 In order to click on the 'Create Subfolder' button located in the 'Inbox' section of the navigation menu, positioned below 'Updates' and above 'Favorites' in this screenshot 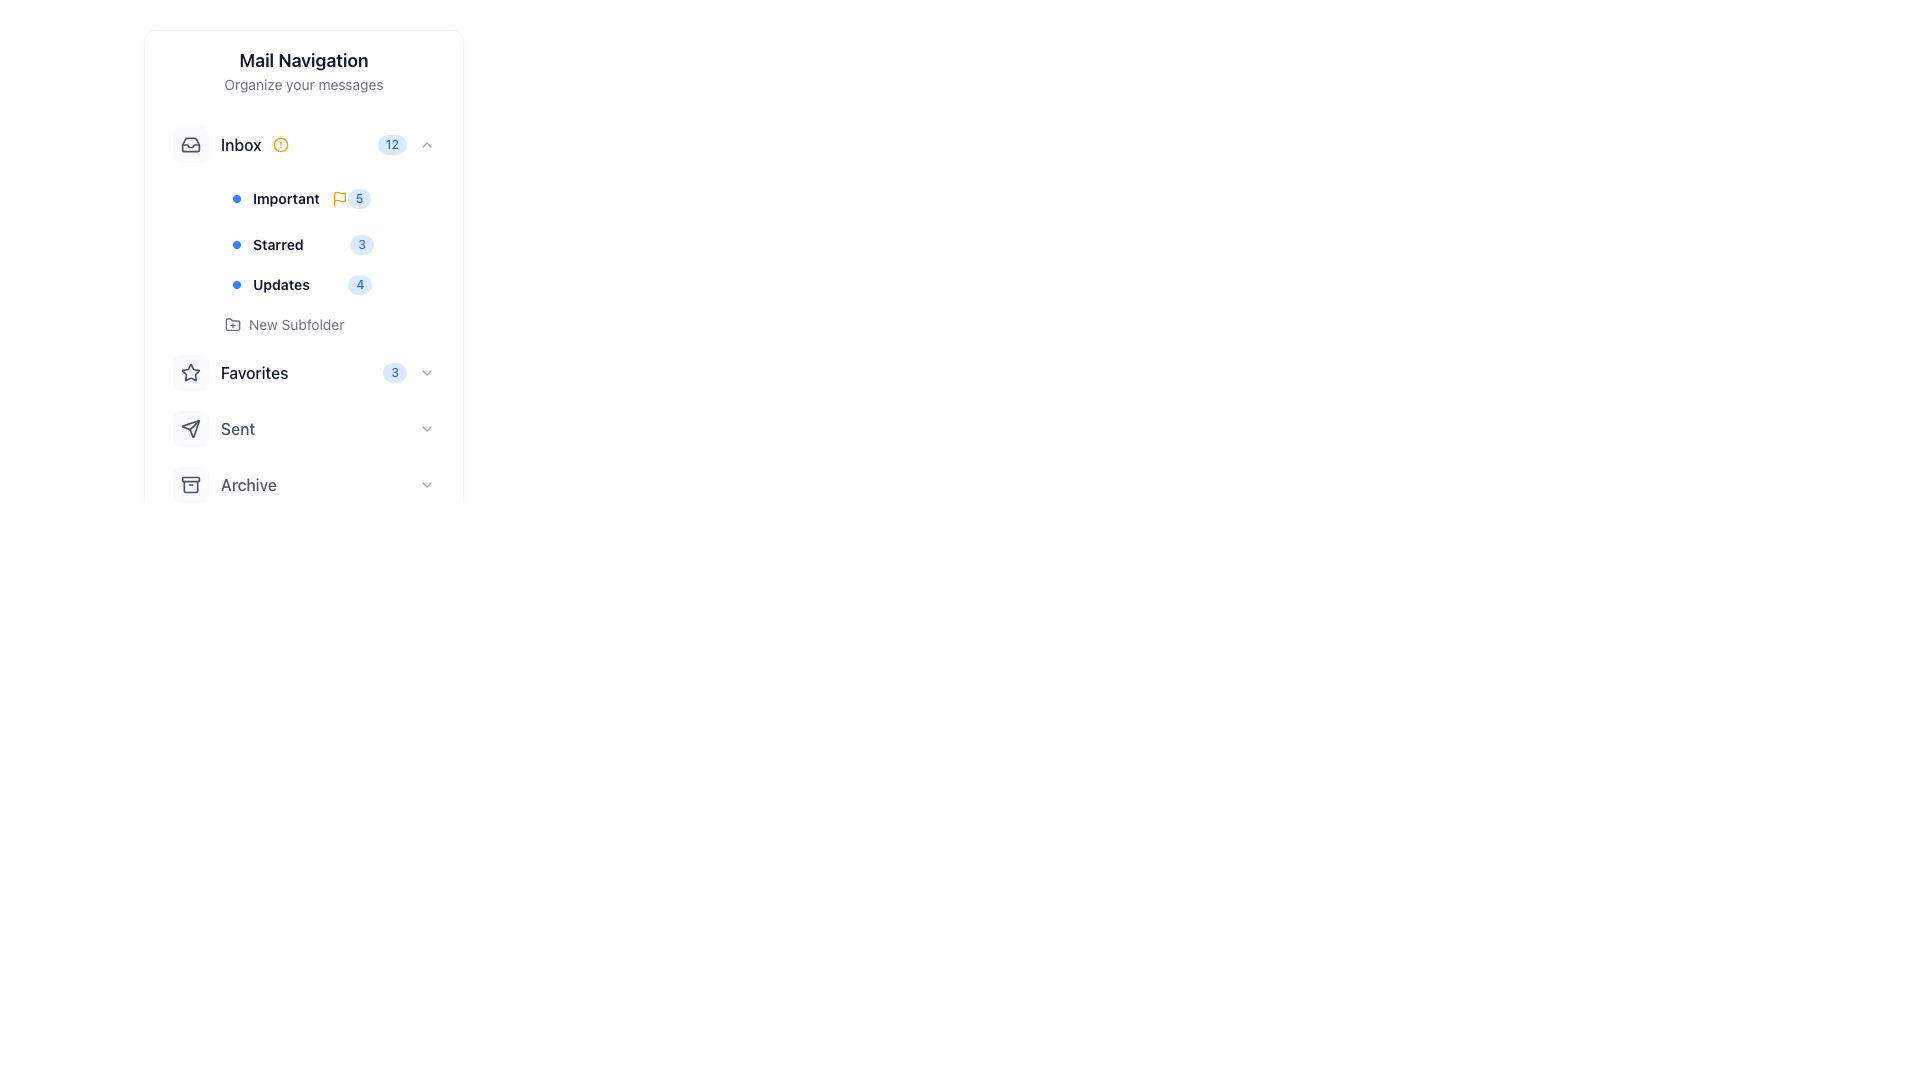, I will do `click(327, 323)`.